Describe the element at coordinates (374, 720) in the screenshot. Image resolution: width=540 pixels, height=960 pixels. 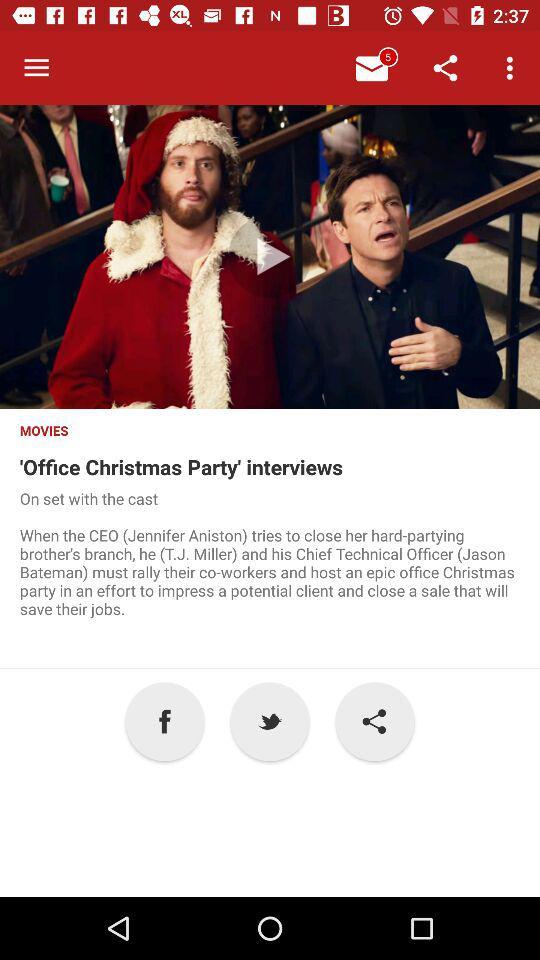
I see `the item to the right of the p icon` at that location.